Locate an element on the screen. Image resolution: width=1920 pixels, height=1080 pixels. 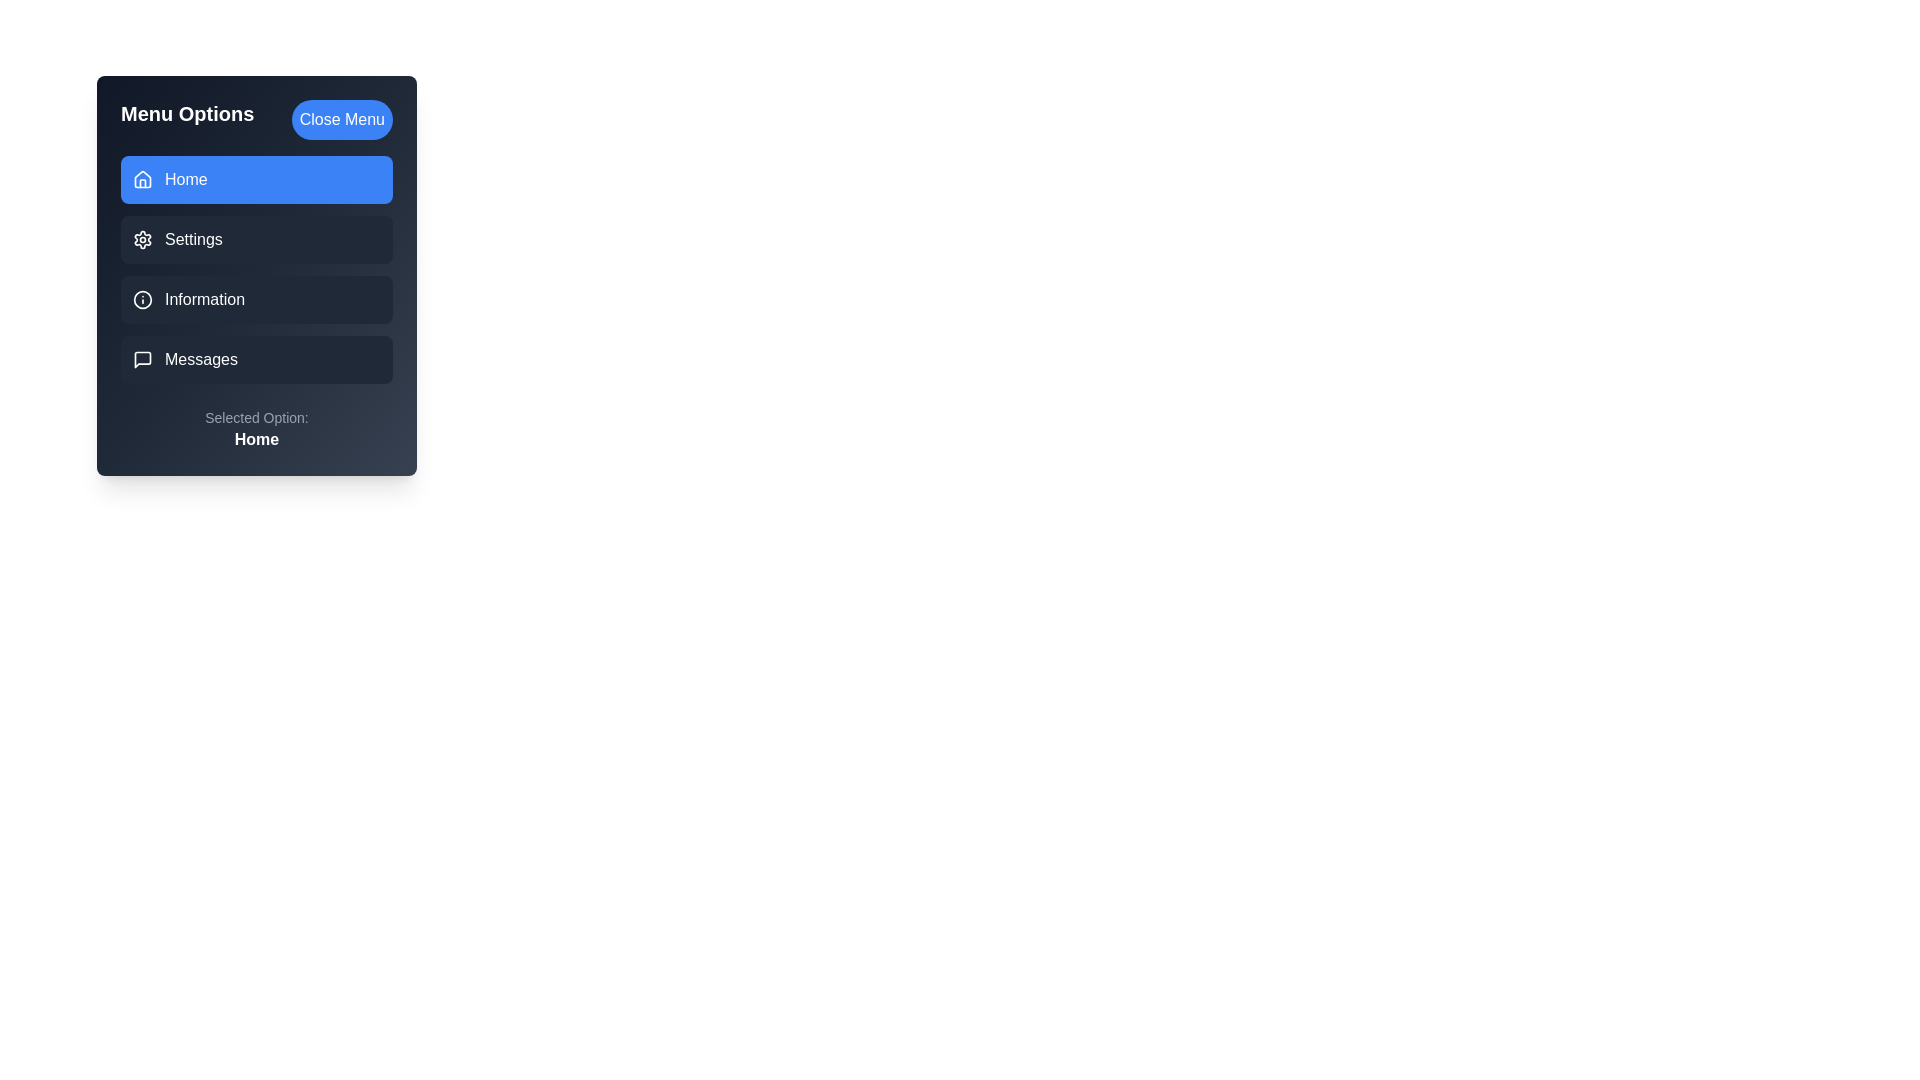
the 'Information' navigation button, which is the third option in the dark-themed menu card, located centrally below 'Settings' and above 'Messages' is located at coordinates (256, 276).